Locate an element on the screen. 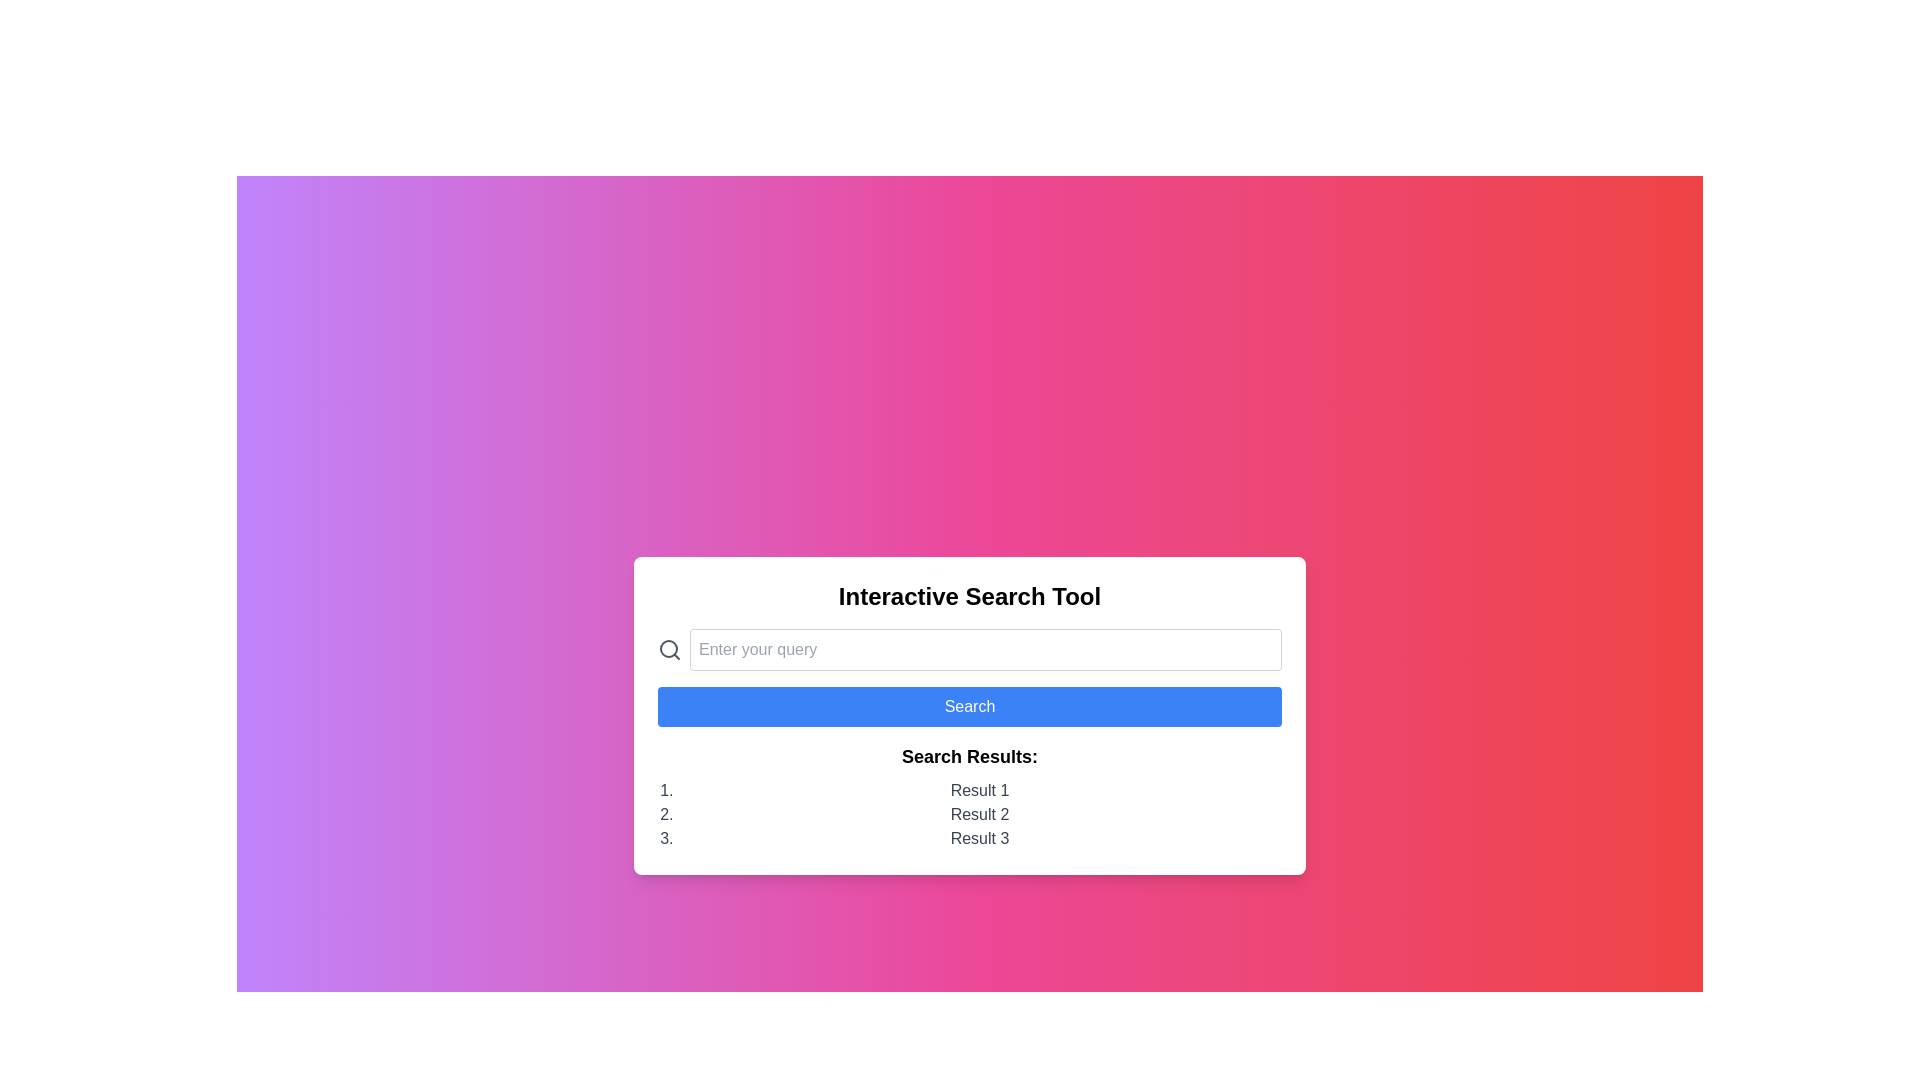 This screenshot has height=1080, width=1920. the distinct blue 'Search' button with rounded edges is located at coordinates (969, 715).